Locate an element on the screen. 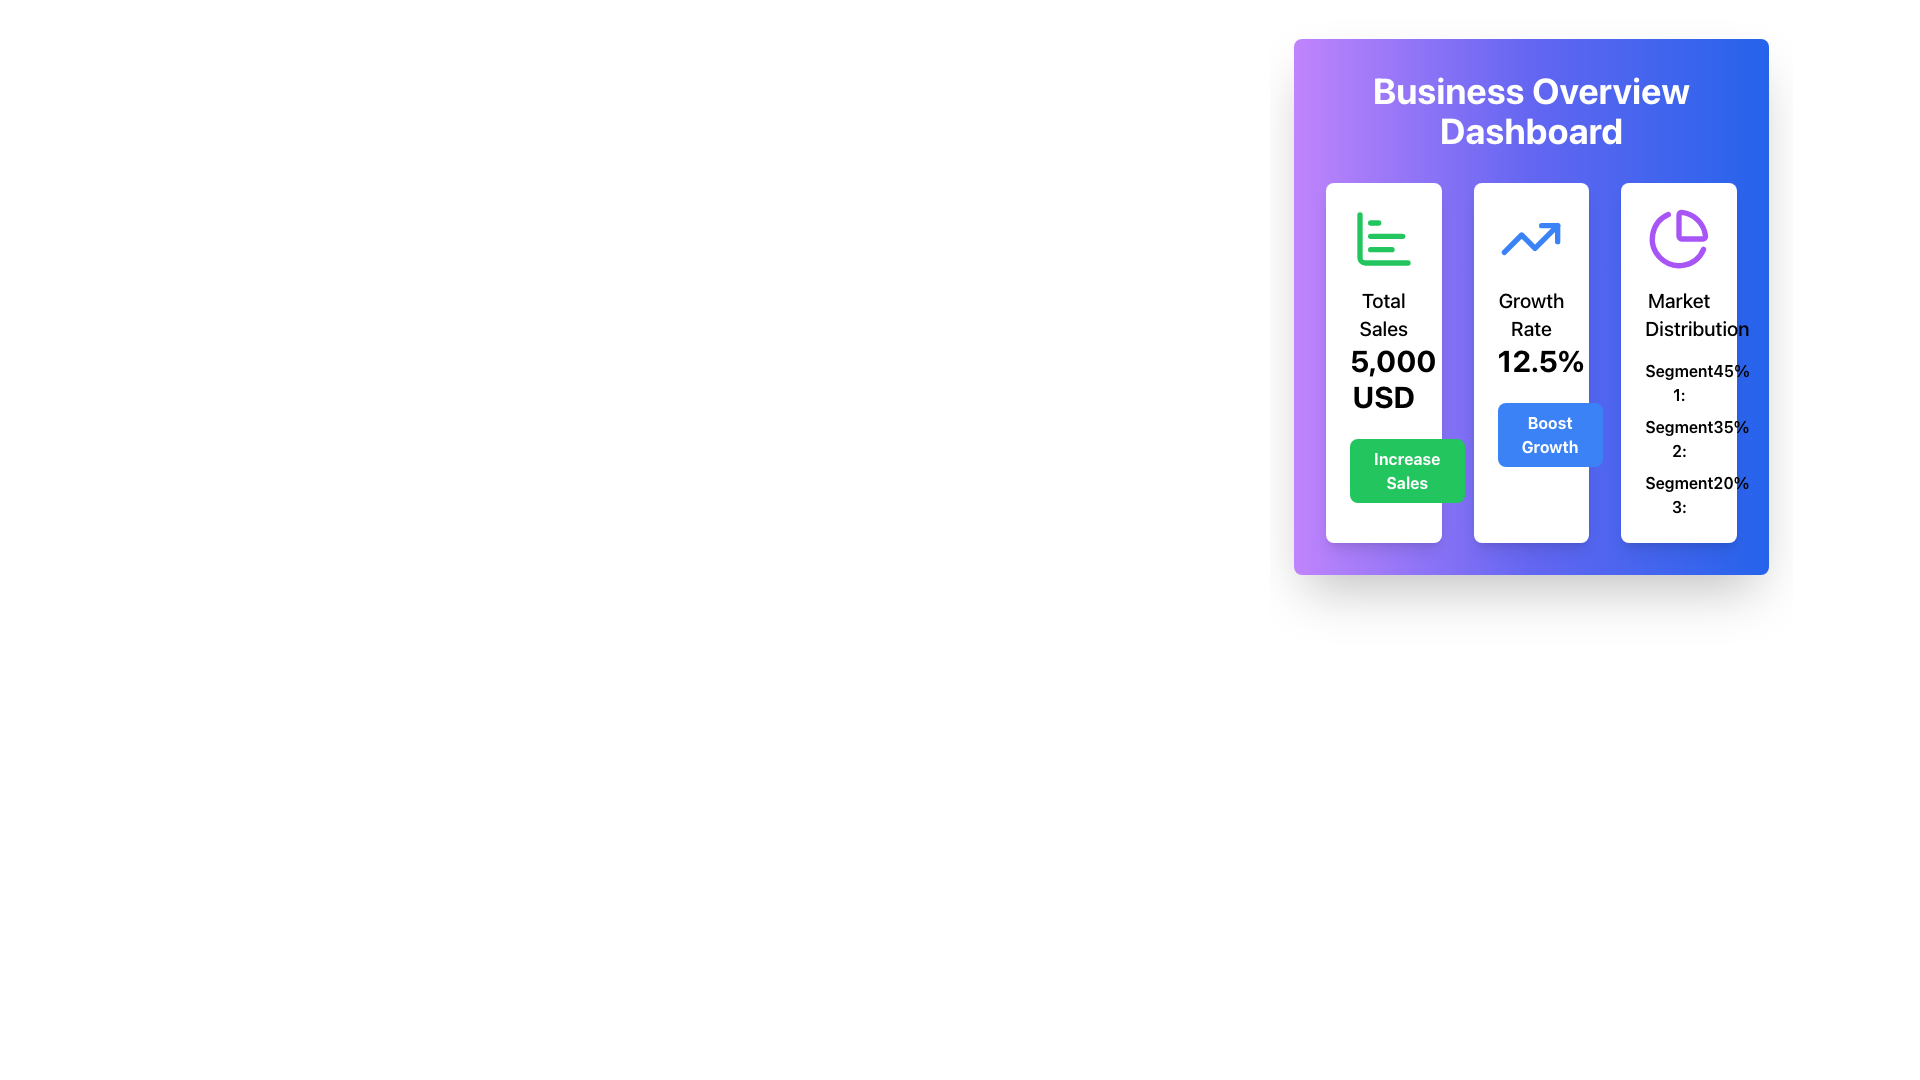 This screenshot has height=1080, width=1920. information displayed in the Text Display element showing 'Segment 2:35%' located in the rightmost card under 'Market Distribution' is located at coordinates (1679, 438).